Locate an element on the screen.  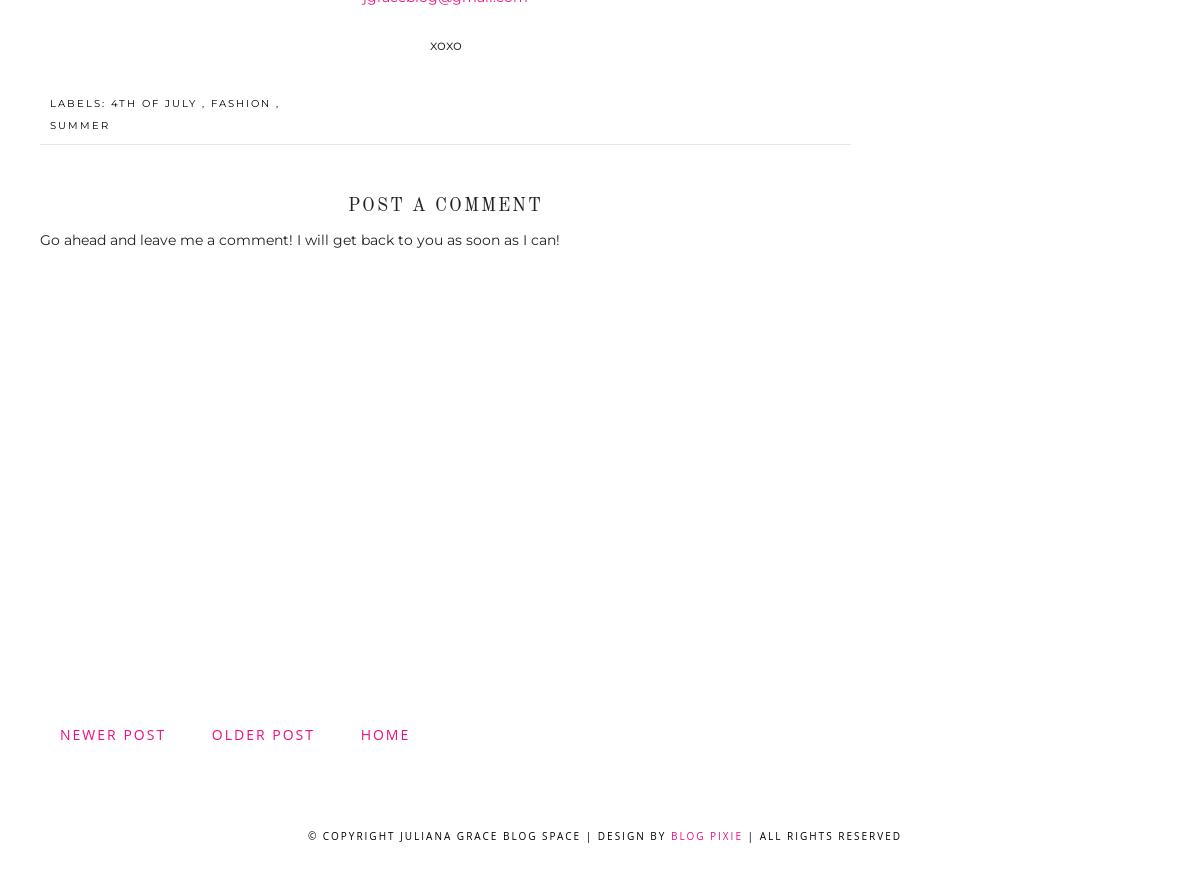
'4th of July' is located at coordinates (155, 102).